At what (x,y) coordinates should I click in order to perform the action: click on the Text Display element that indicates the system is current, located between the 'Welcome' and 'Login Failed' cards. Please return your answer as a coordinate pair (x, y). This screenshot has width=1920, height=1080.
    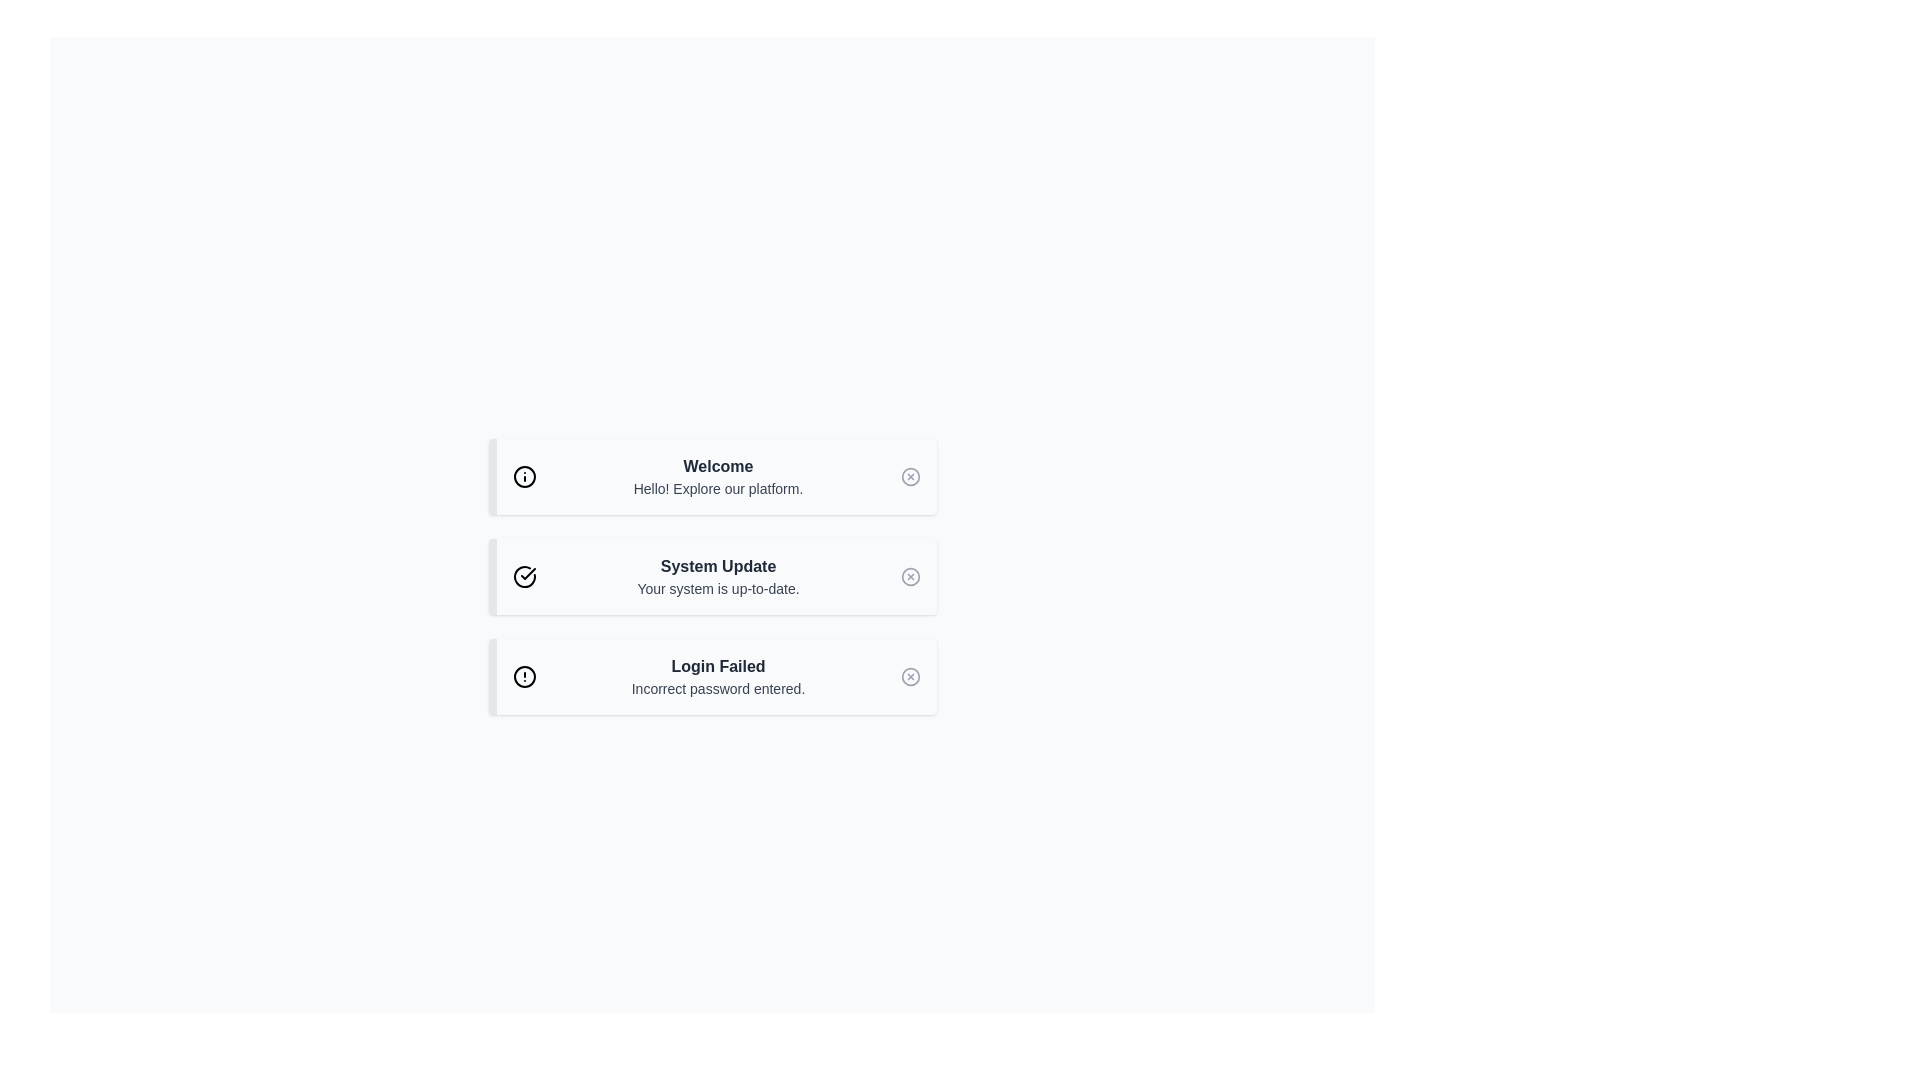
    Looking at the image, I should click on (718, 577).